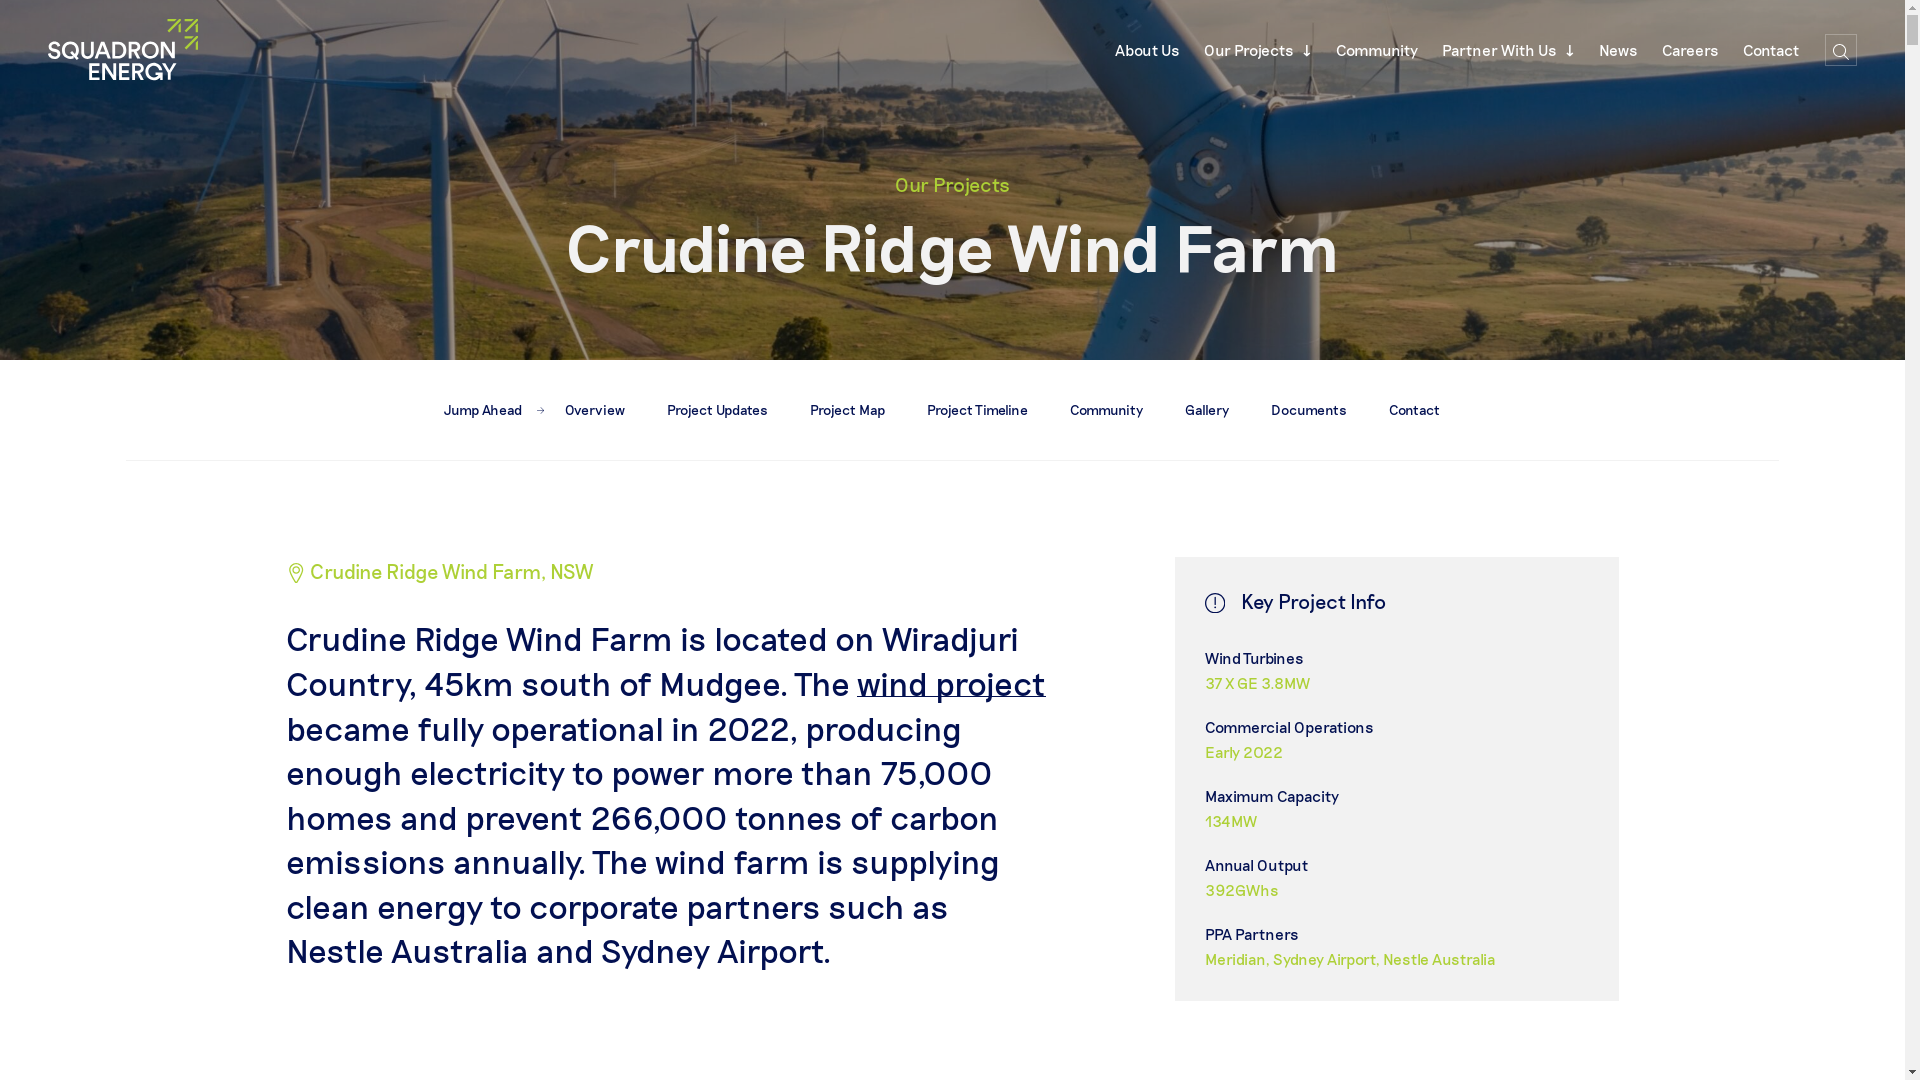 The image size is (1920, 1080). What do you see at coordinates (1508, 49) in the screenshot?
I see `'Partner With Us'` at bounding box center [1508, 49].